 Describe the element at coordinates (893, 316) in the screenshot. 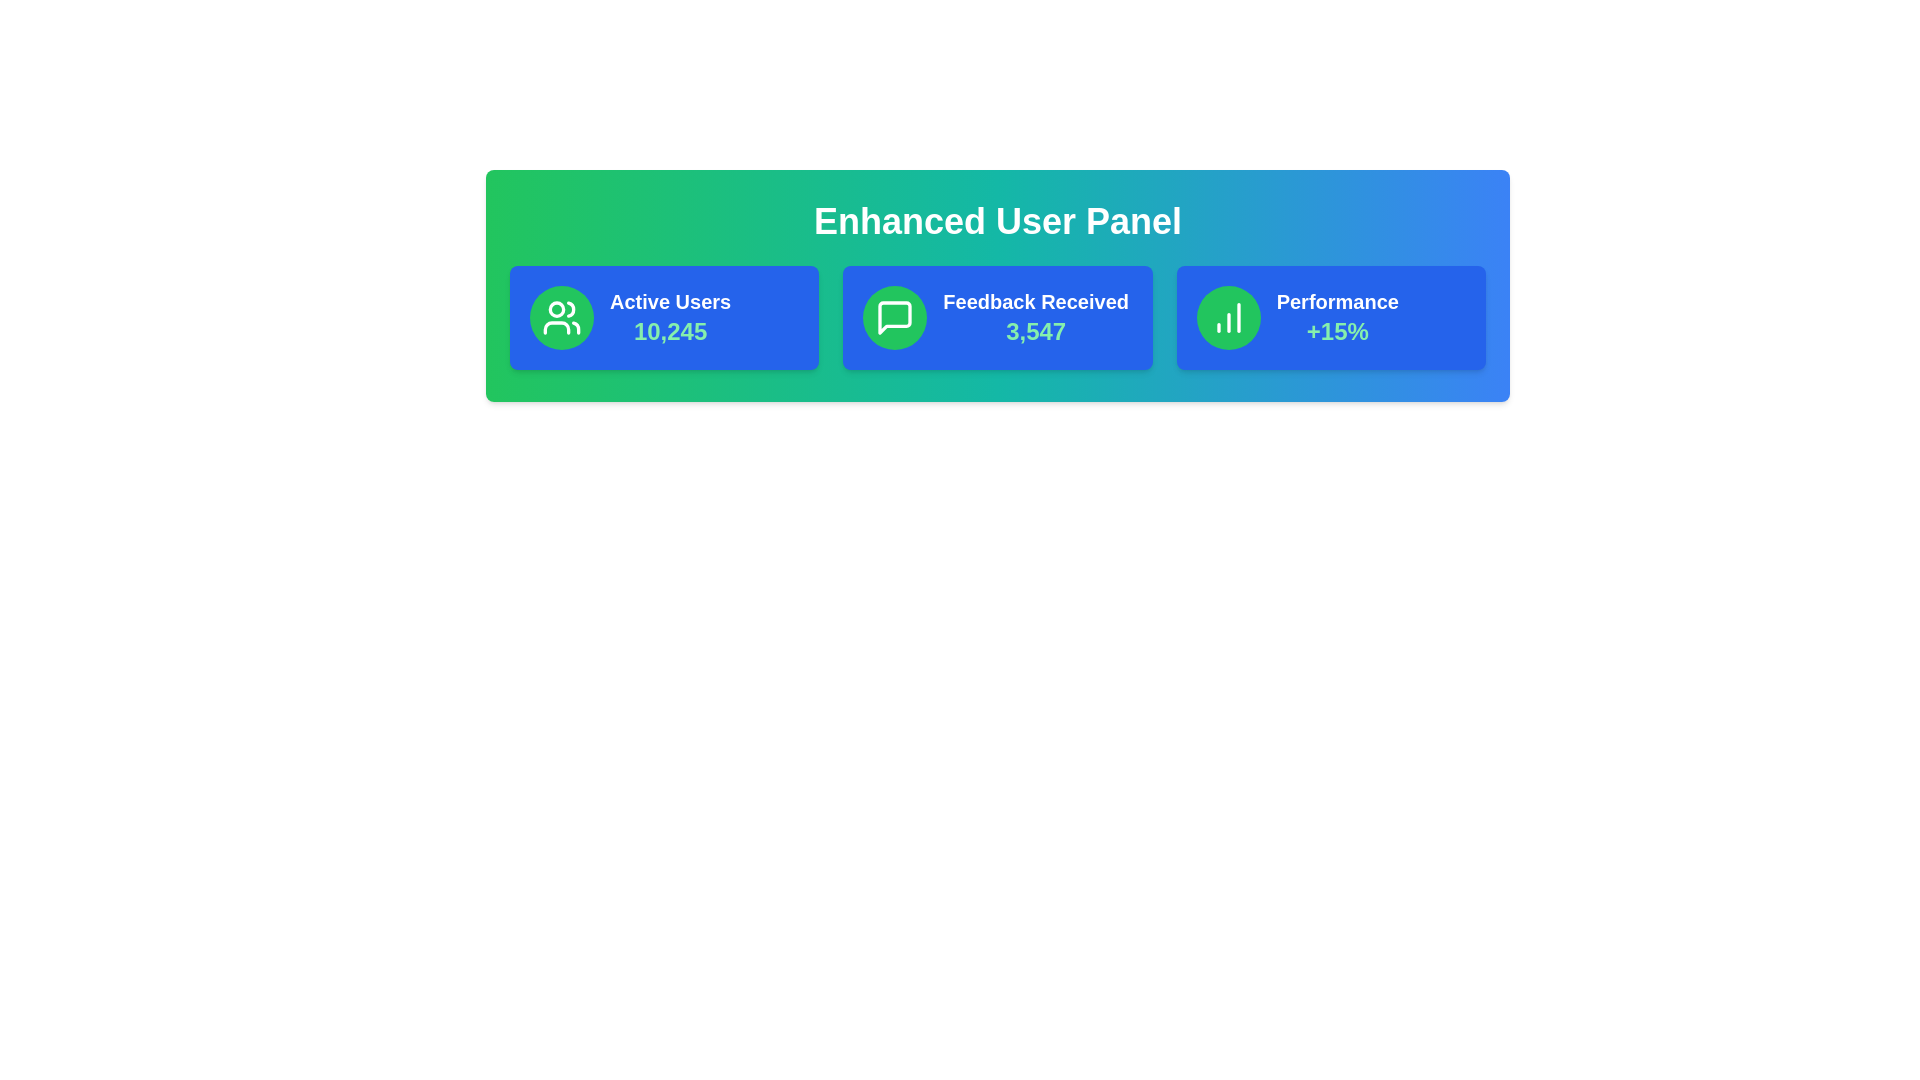

I see `the icon within the card labeled Feedback Received` at that location.